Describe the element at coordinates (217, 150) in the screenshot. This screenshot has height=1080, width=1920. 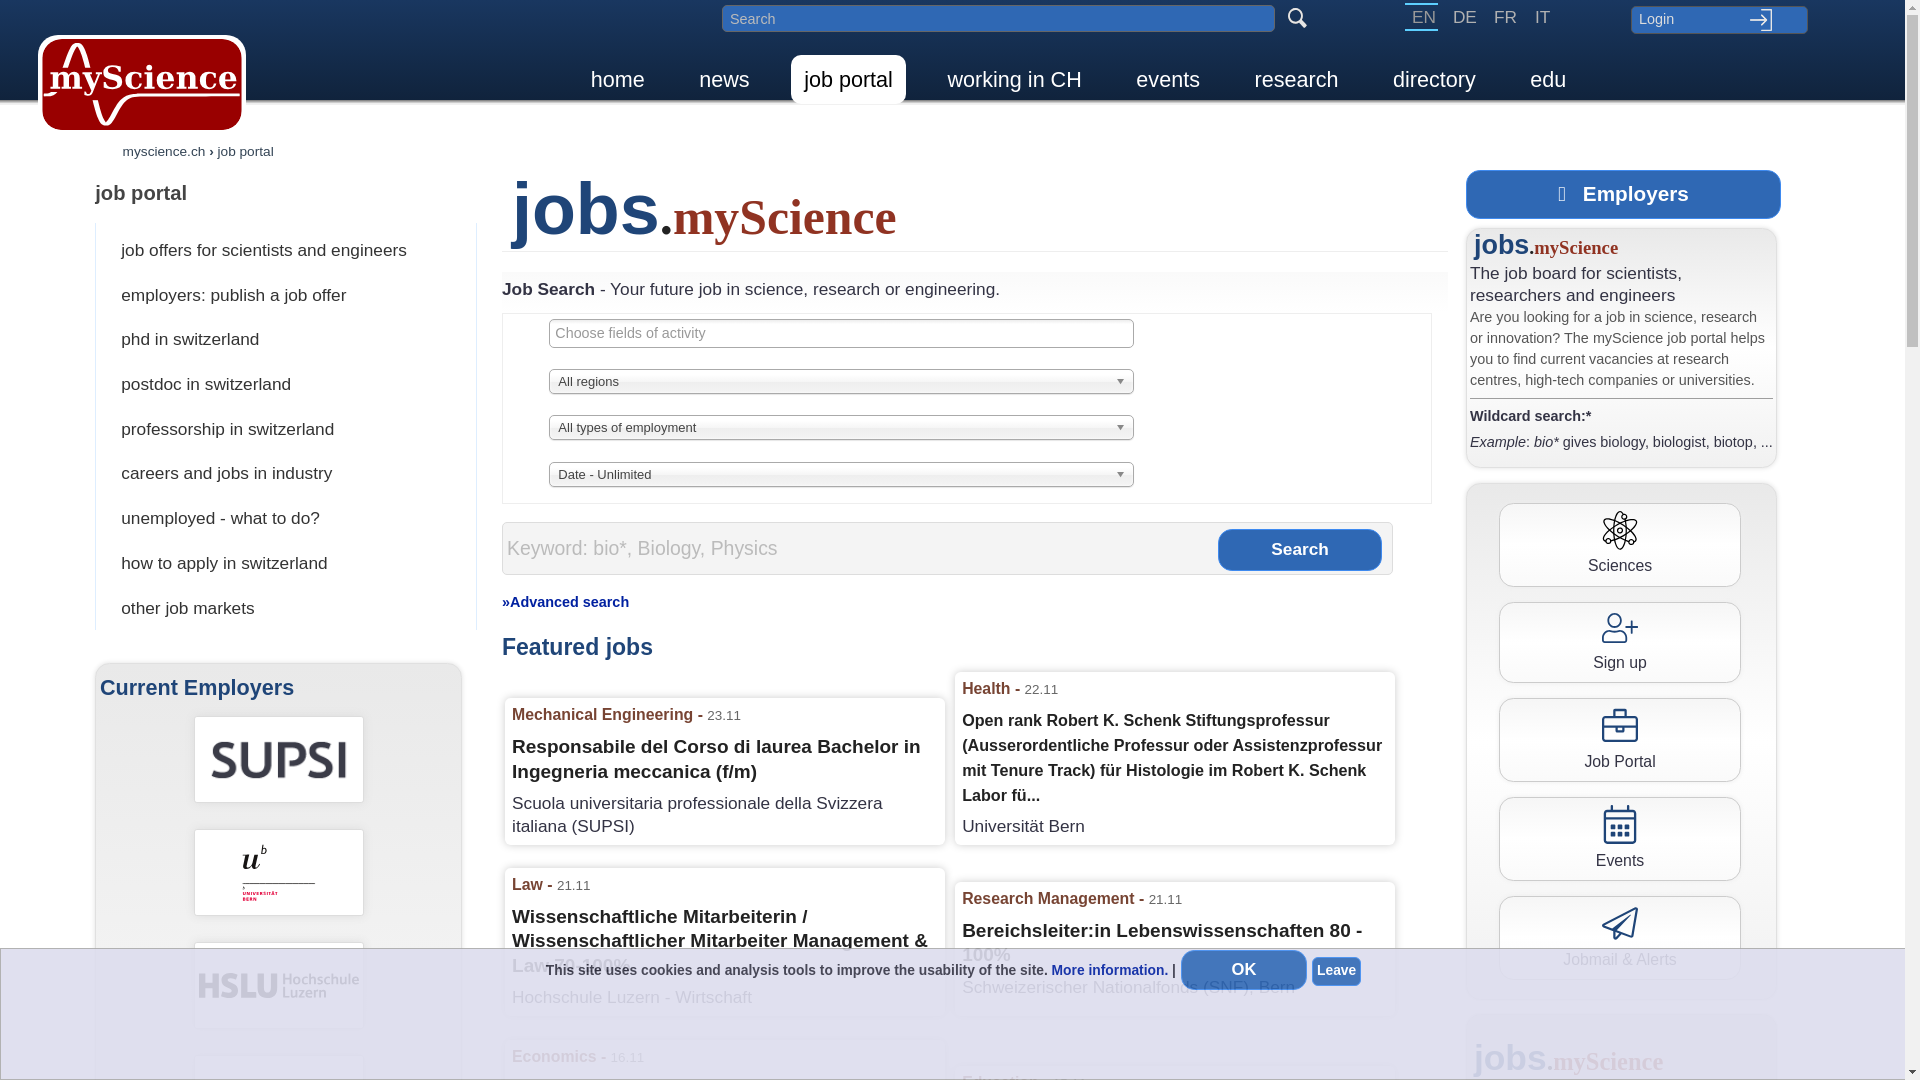
I see `'job portal'` at that location.